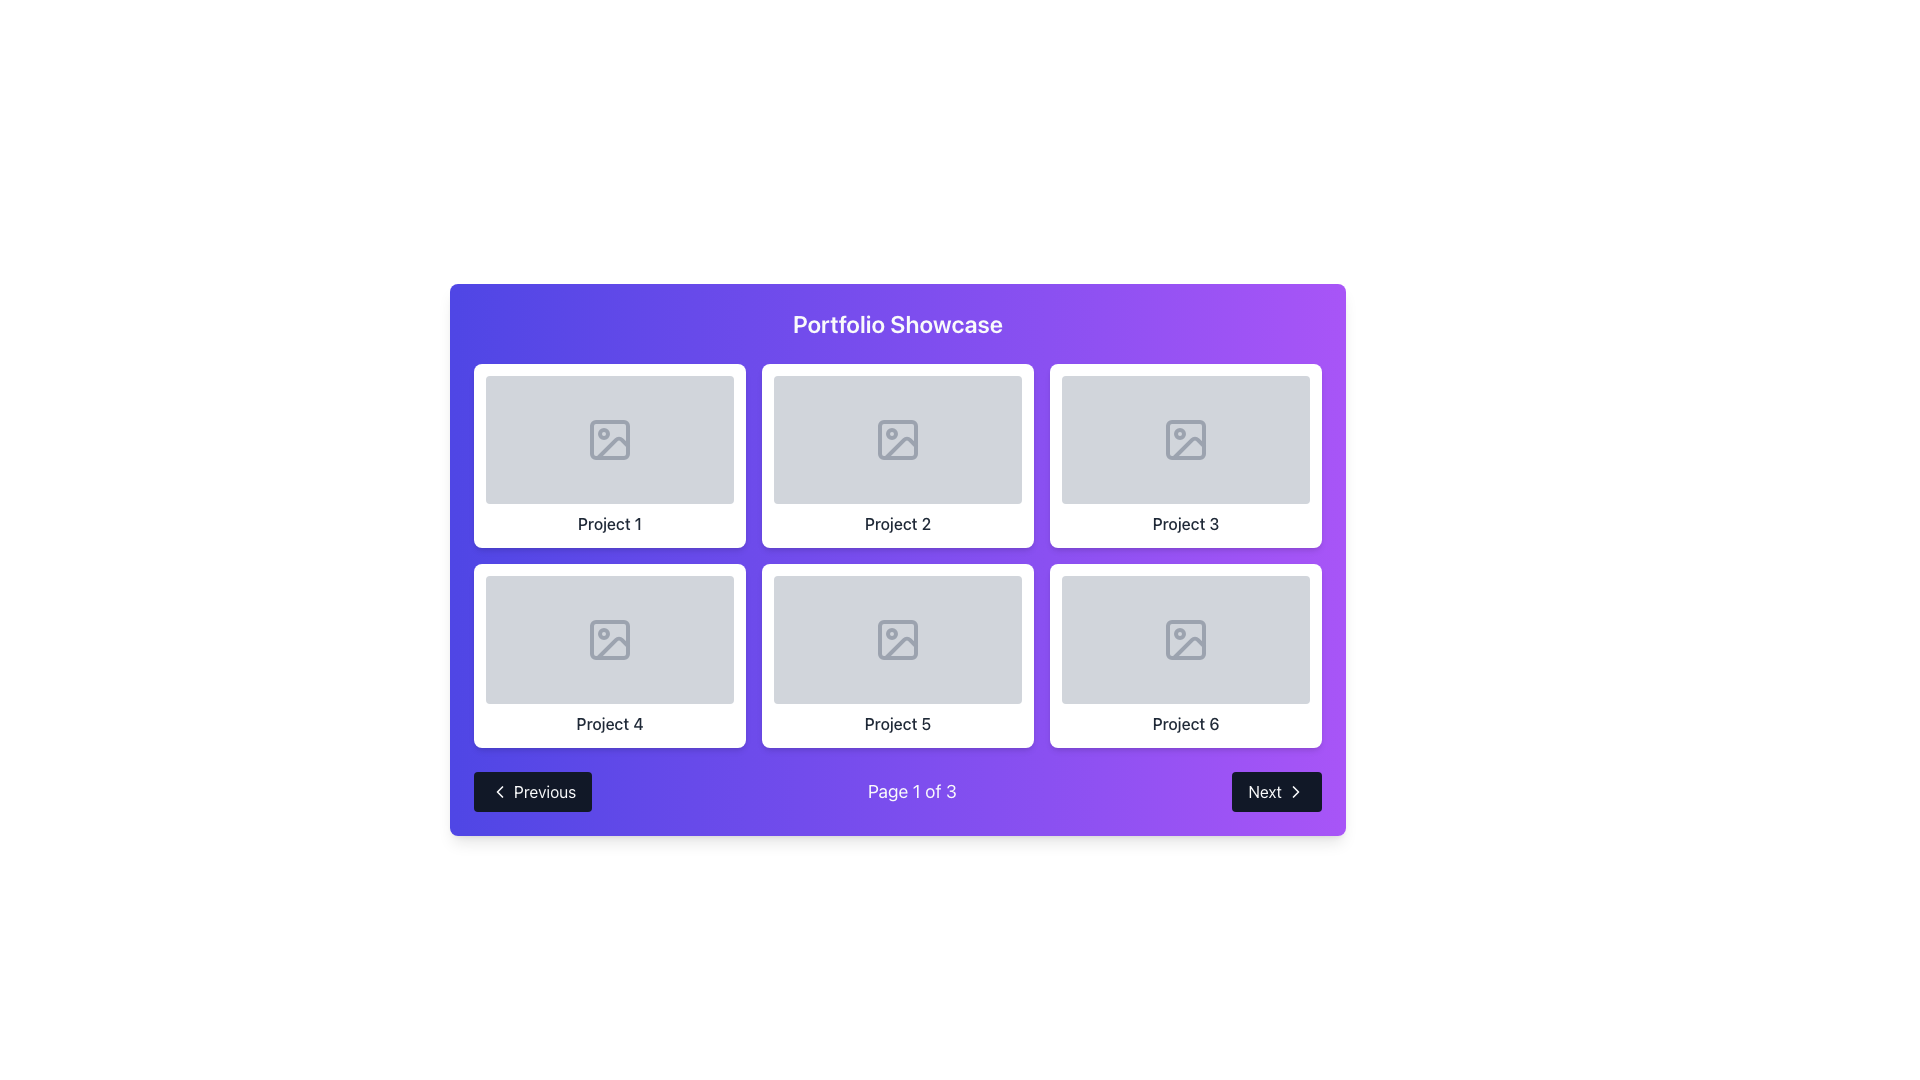 Image resolution: width=1920 pixels, height=1080 pixels. What do you see at coordinates (896, 523) in the screenshot?
I see `text label 'Project 2' located in the middle of the second column in the top row of a three-by-two grid layout within the 'Portfolio Showcase'` at bounding box center [896, 523].